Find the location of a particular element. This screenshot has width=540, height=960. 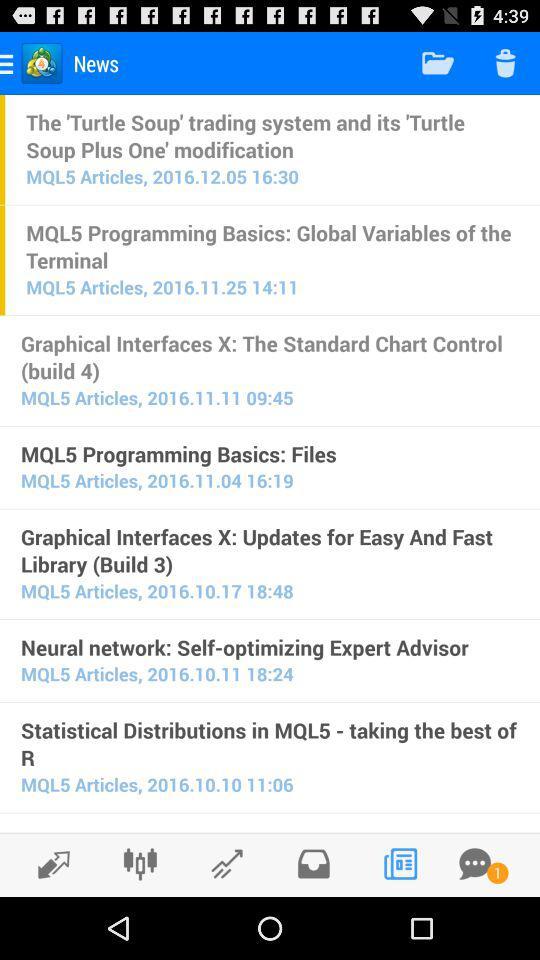

neural network self item is located at coordinates (270, 646).